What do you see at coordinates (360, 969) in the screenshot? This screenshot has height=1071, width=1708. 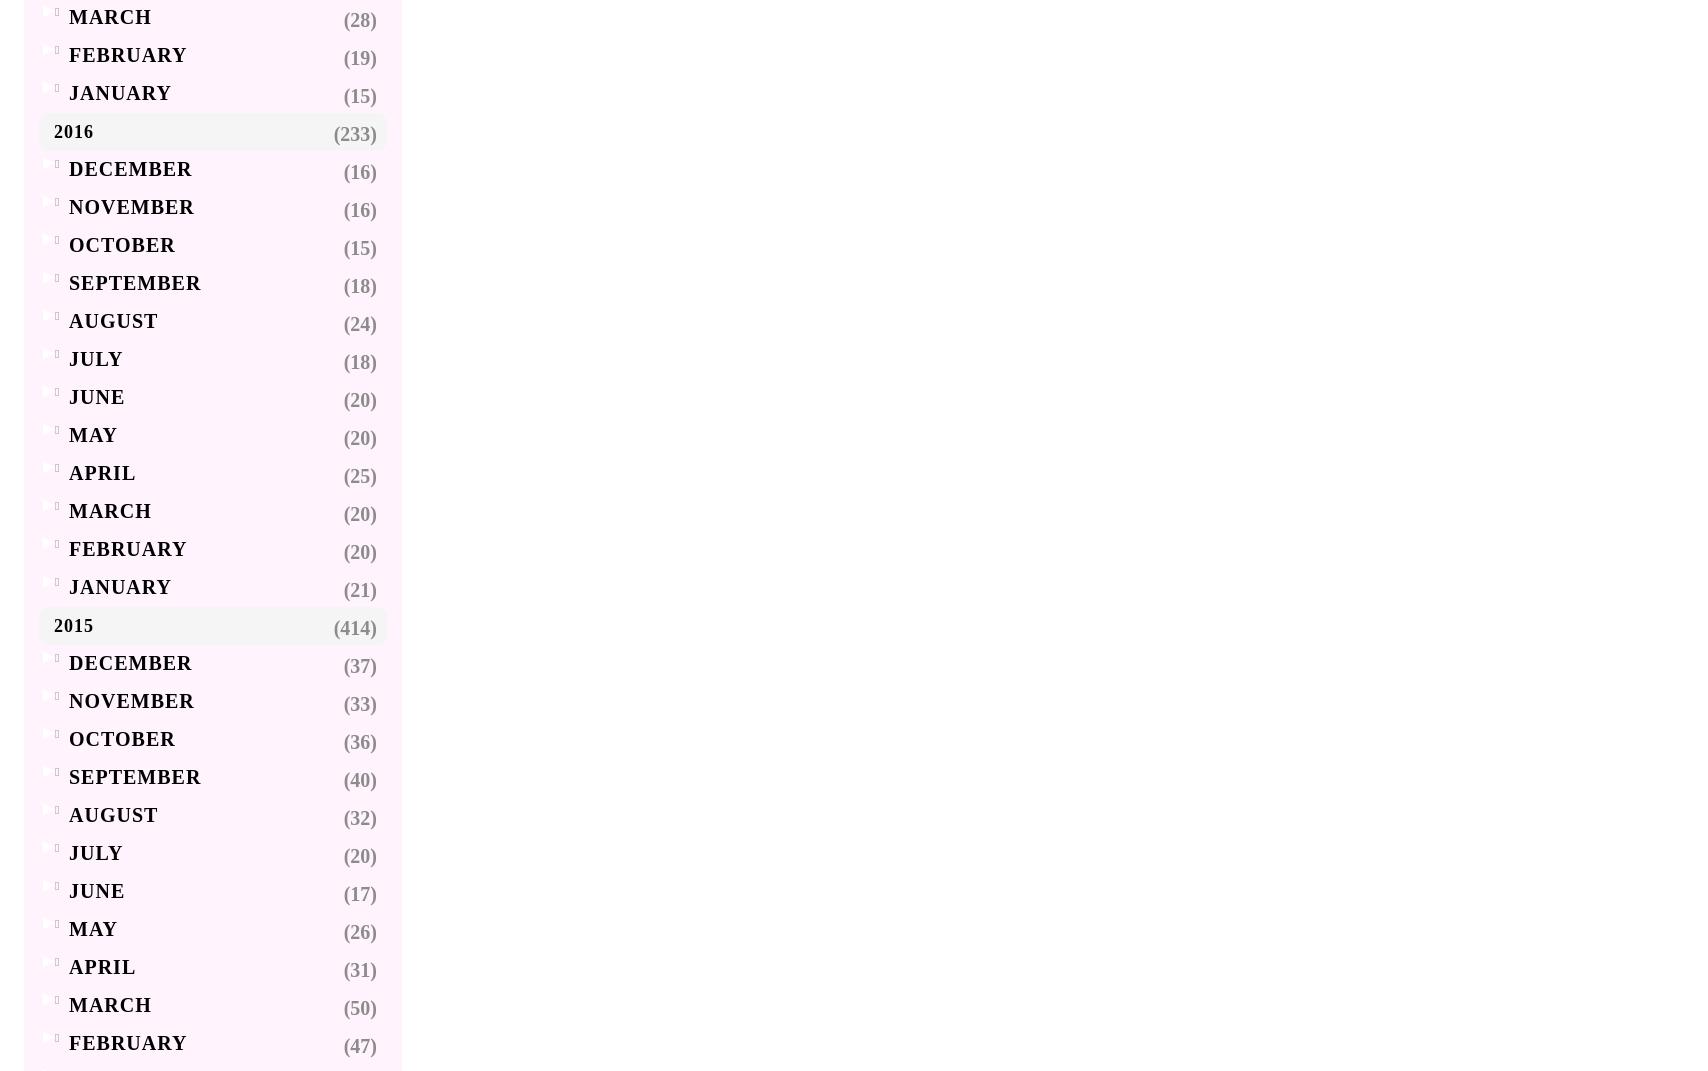 I see `'(31)'` at bounding box center [360, 969].